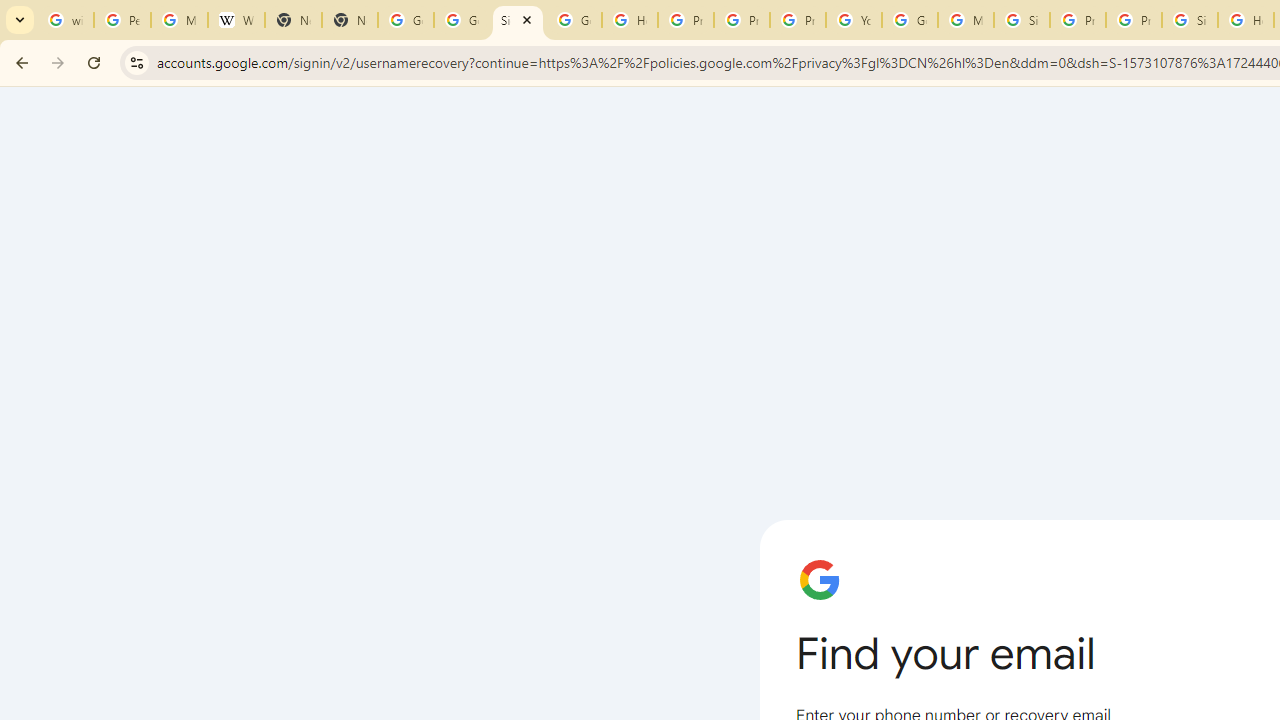  I want to click on 'Manage your Location History - Google Search Help', so click(179, 20).